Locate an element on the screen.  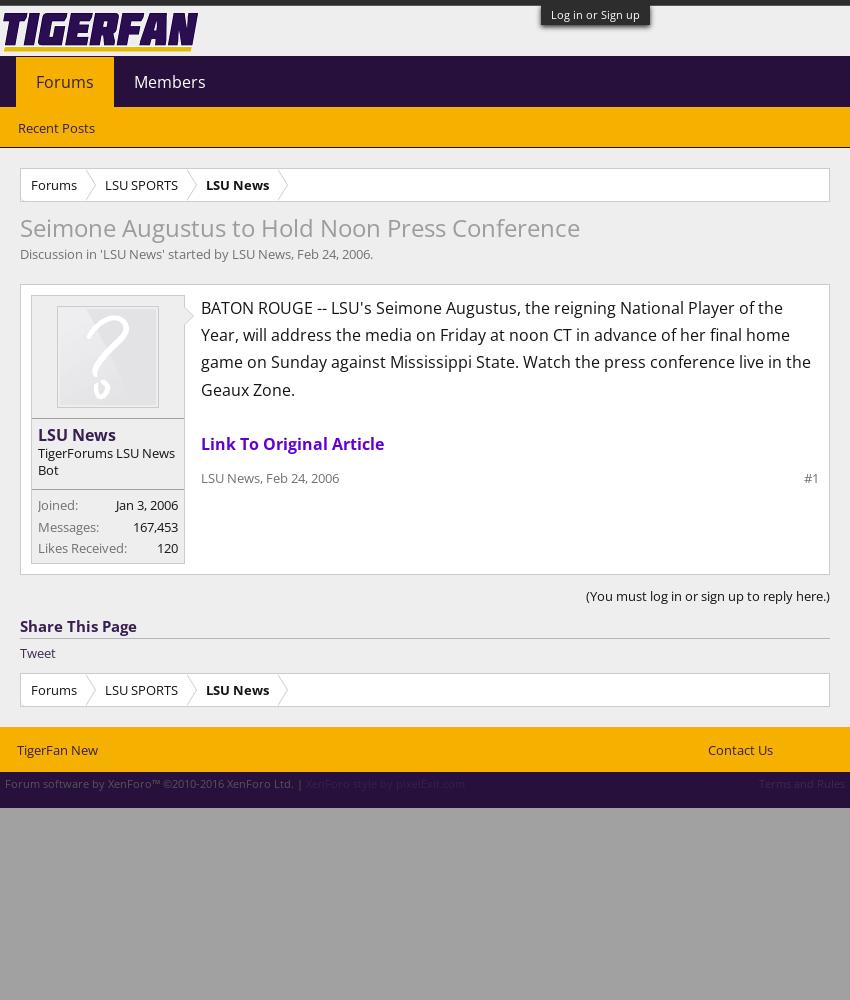
'BATON ROUGE -- LSU's Seimone Augustus, the reigning National Player of the Year, will address the media on Friday at noon CT in advance of her final home game on Sunday against Mississippi State. Watch the press conference live in the Geaux Zone.' is located at coordinates (506, 347).